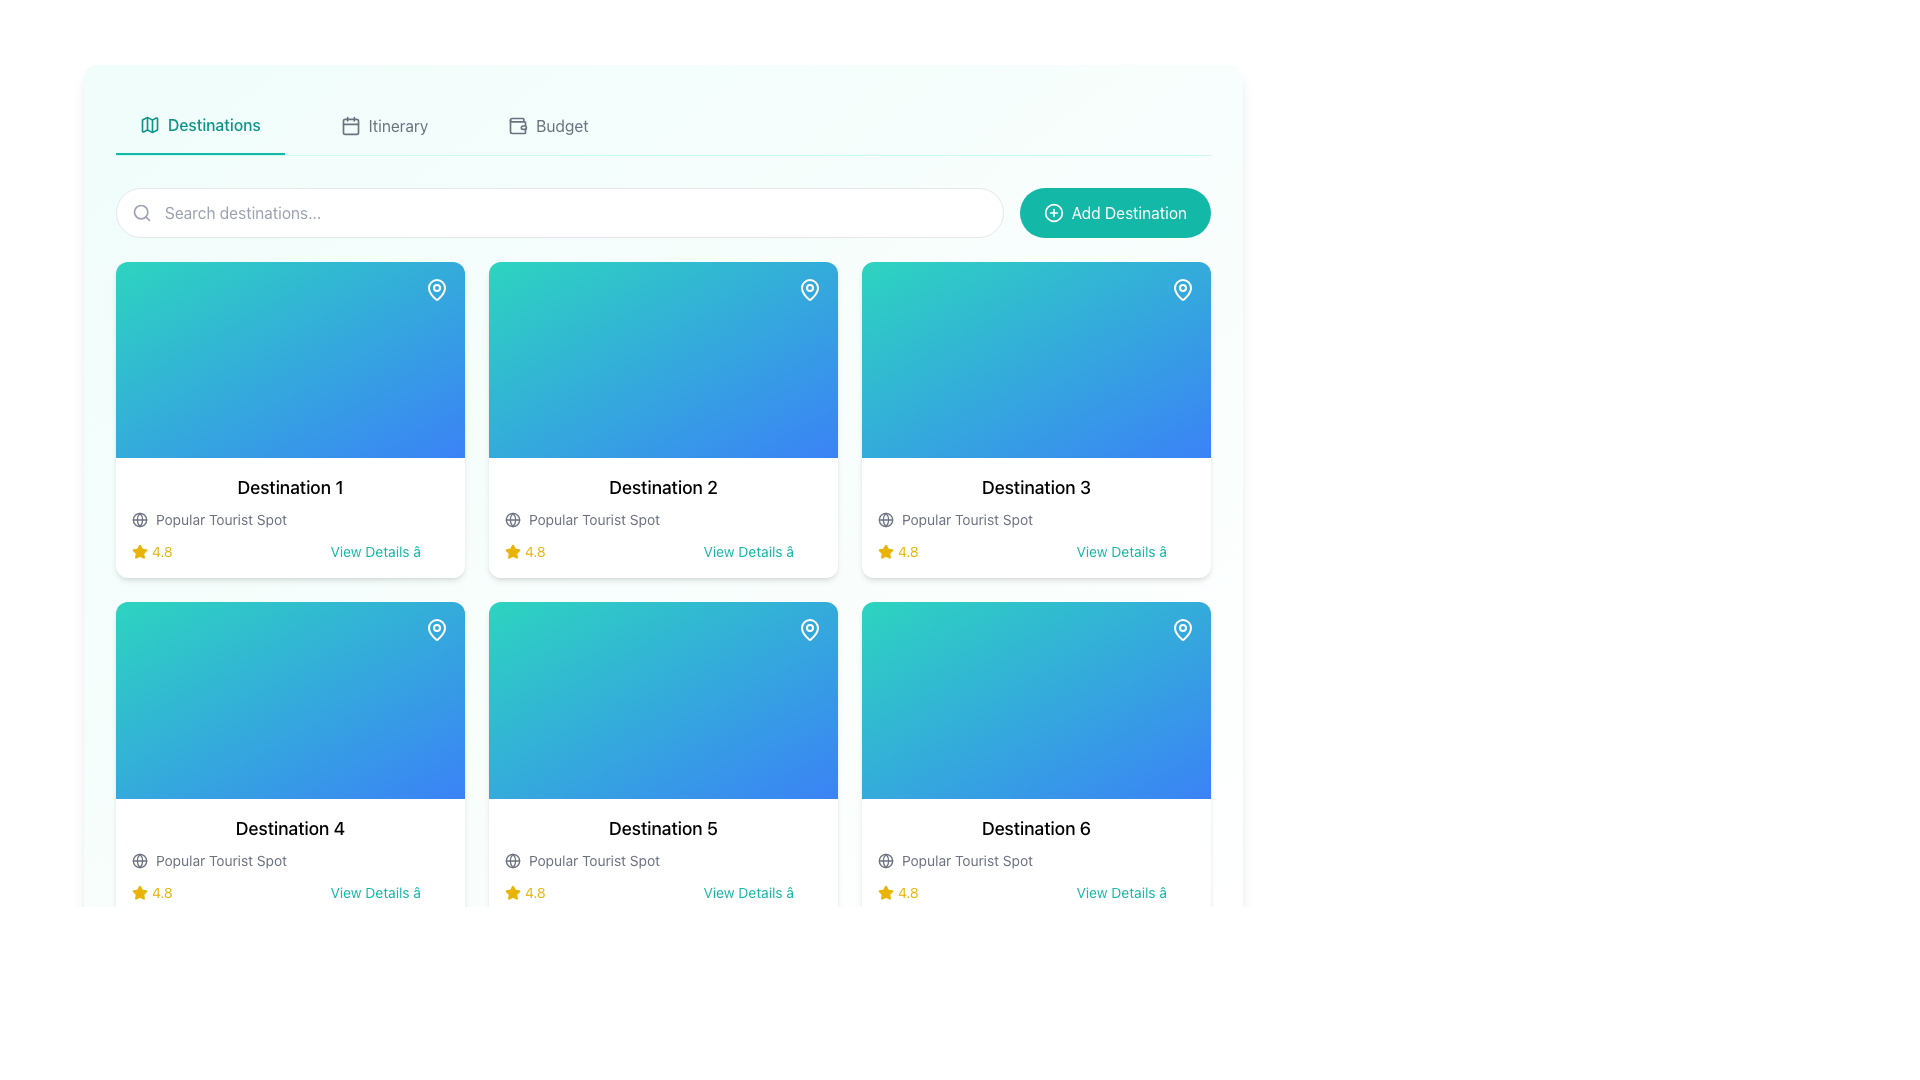 The width and height of the screenshot is (1920, 1080). What do you see at coordinates (513, 551) in the screenshot?
I see `the rating star icon representing a score of 4.8 located in the lower-left section of the 'Destination 2' card` at bounding box center [513, 551].